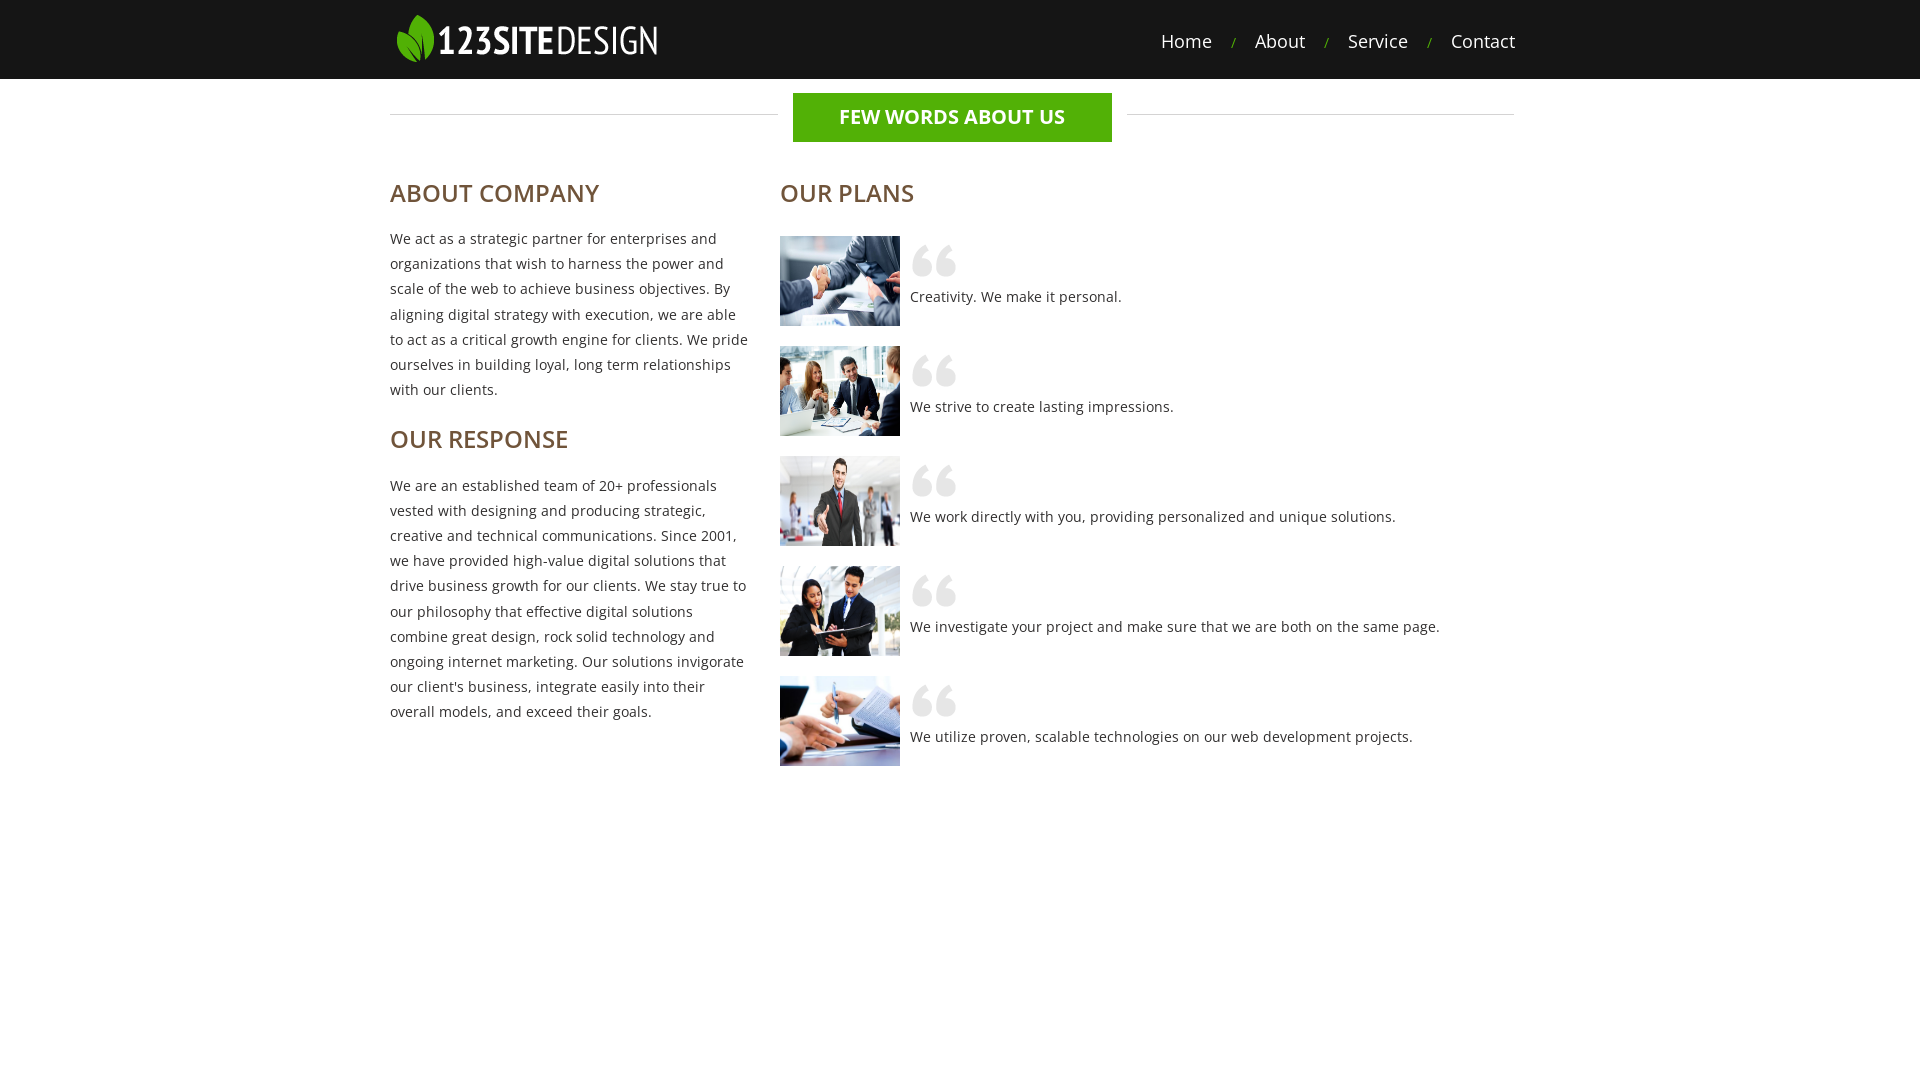 The width and height of the screenshot is (1920, 1080). I want to click on 'Service', so click(1376, 42).